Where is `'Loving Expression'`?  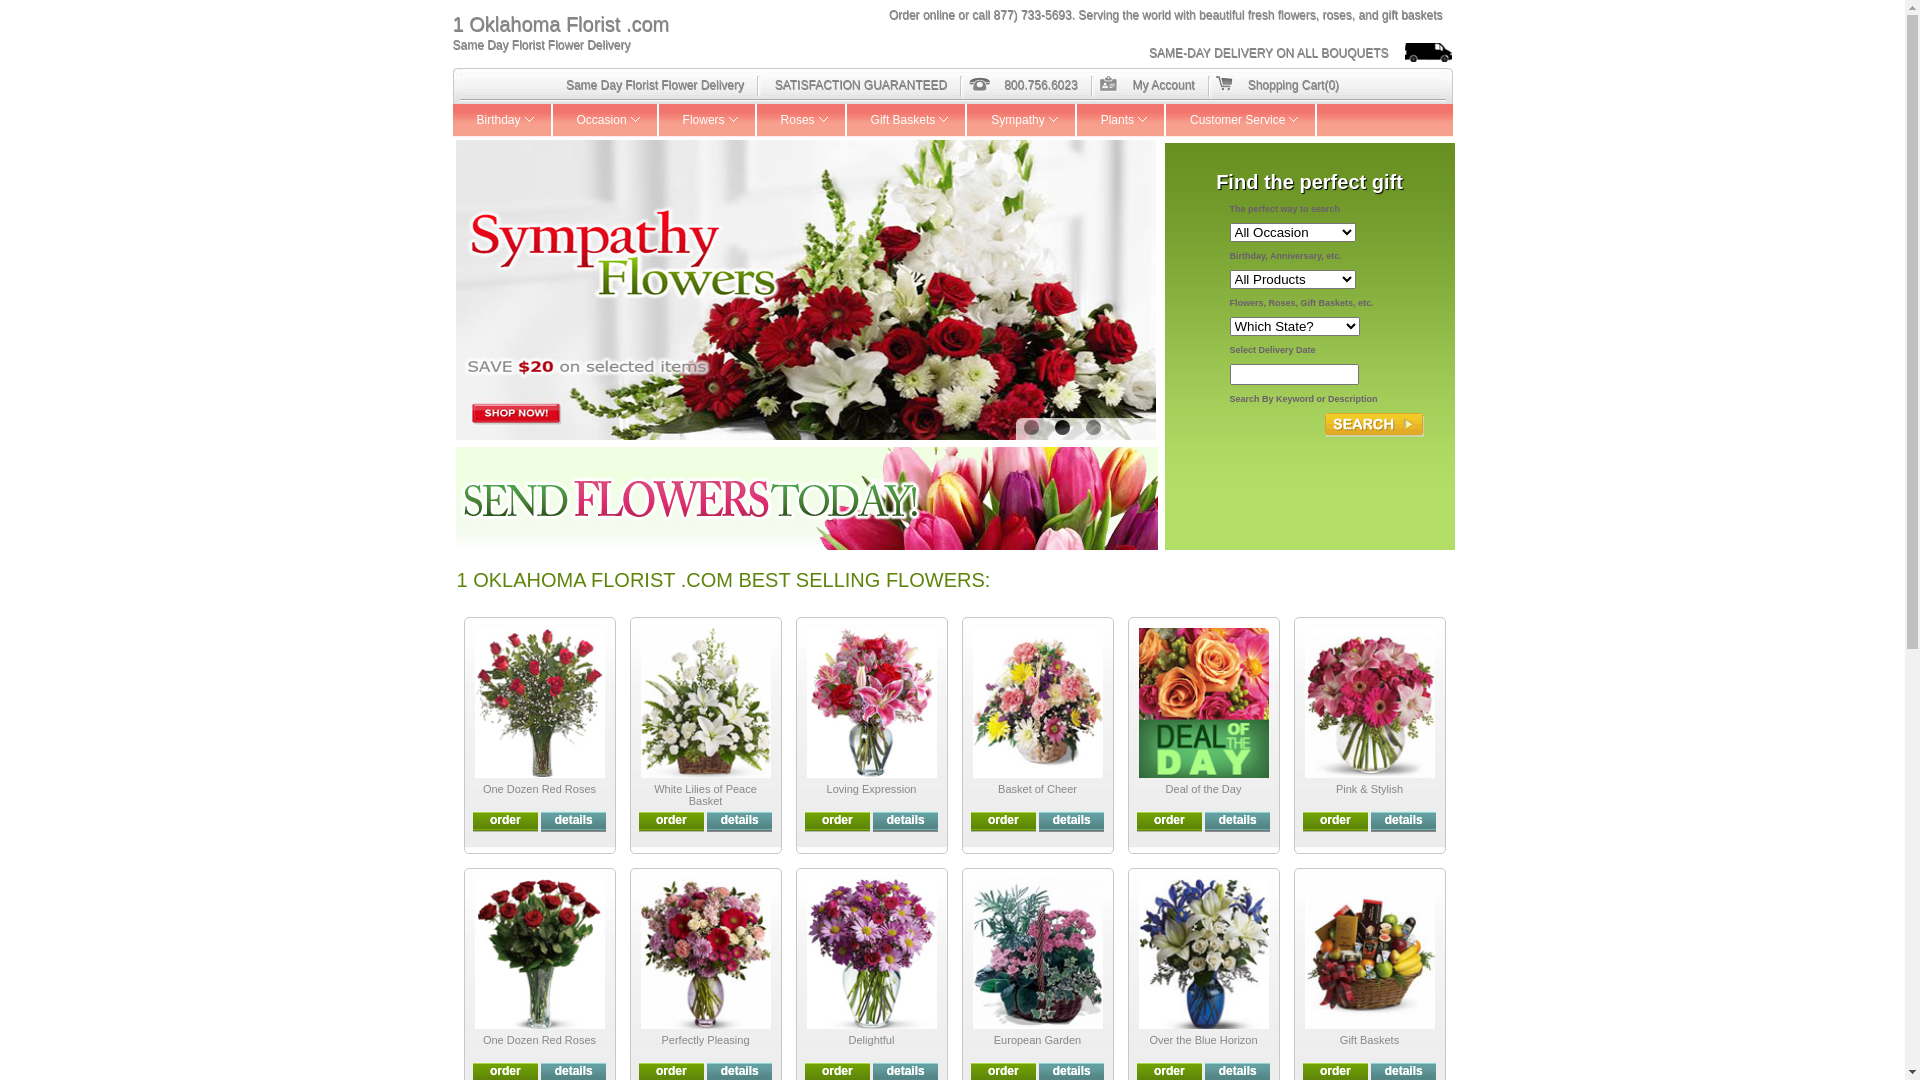 'Loving Expression' is located at coordinates (872, 788).